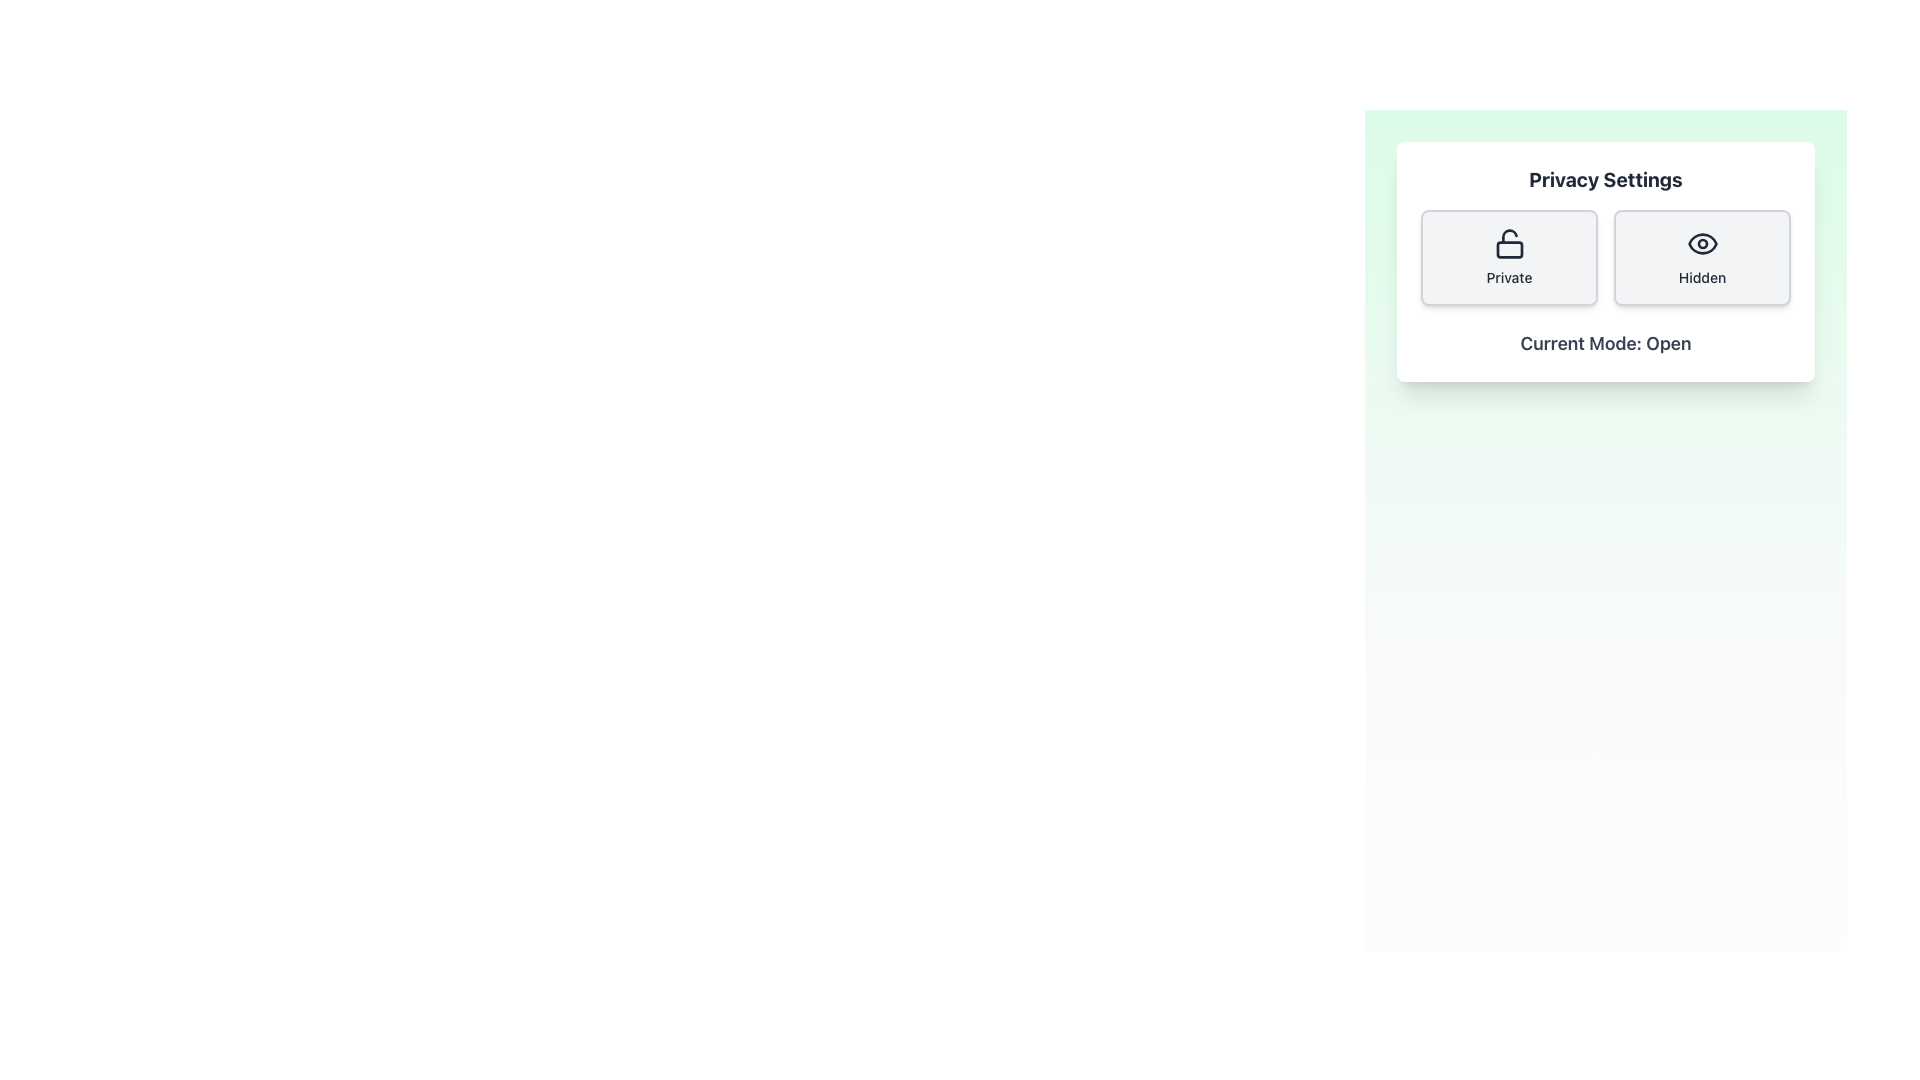 Image resolution: width=1920 pixels, height=1080 pixels. Describe the element at coordinates (1606, 342) in the screenshot. I see `the Text Label that displays 'Current Mode: Open', which is styled in bold and subdued gray, located beneath the 'Privacy Settings' heading` at that location.